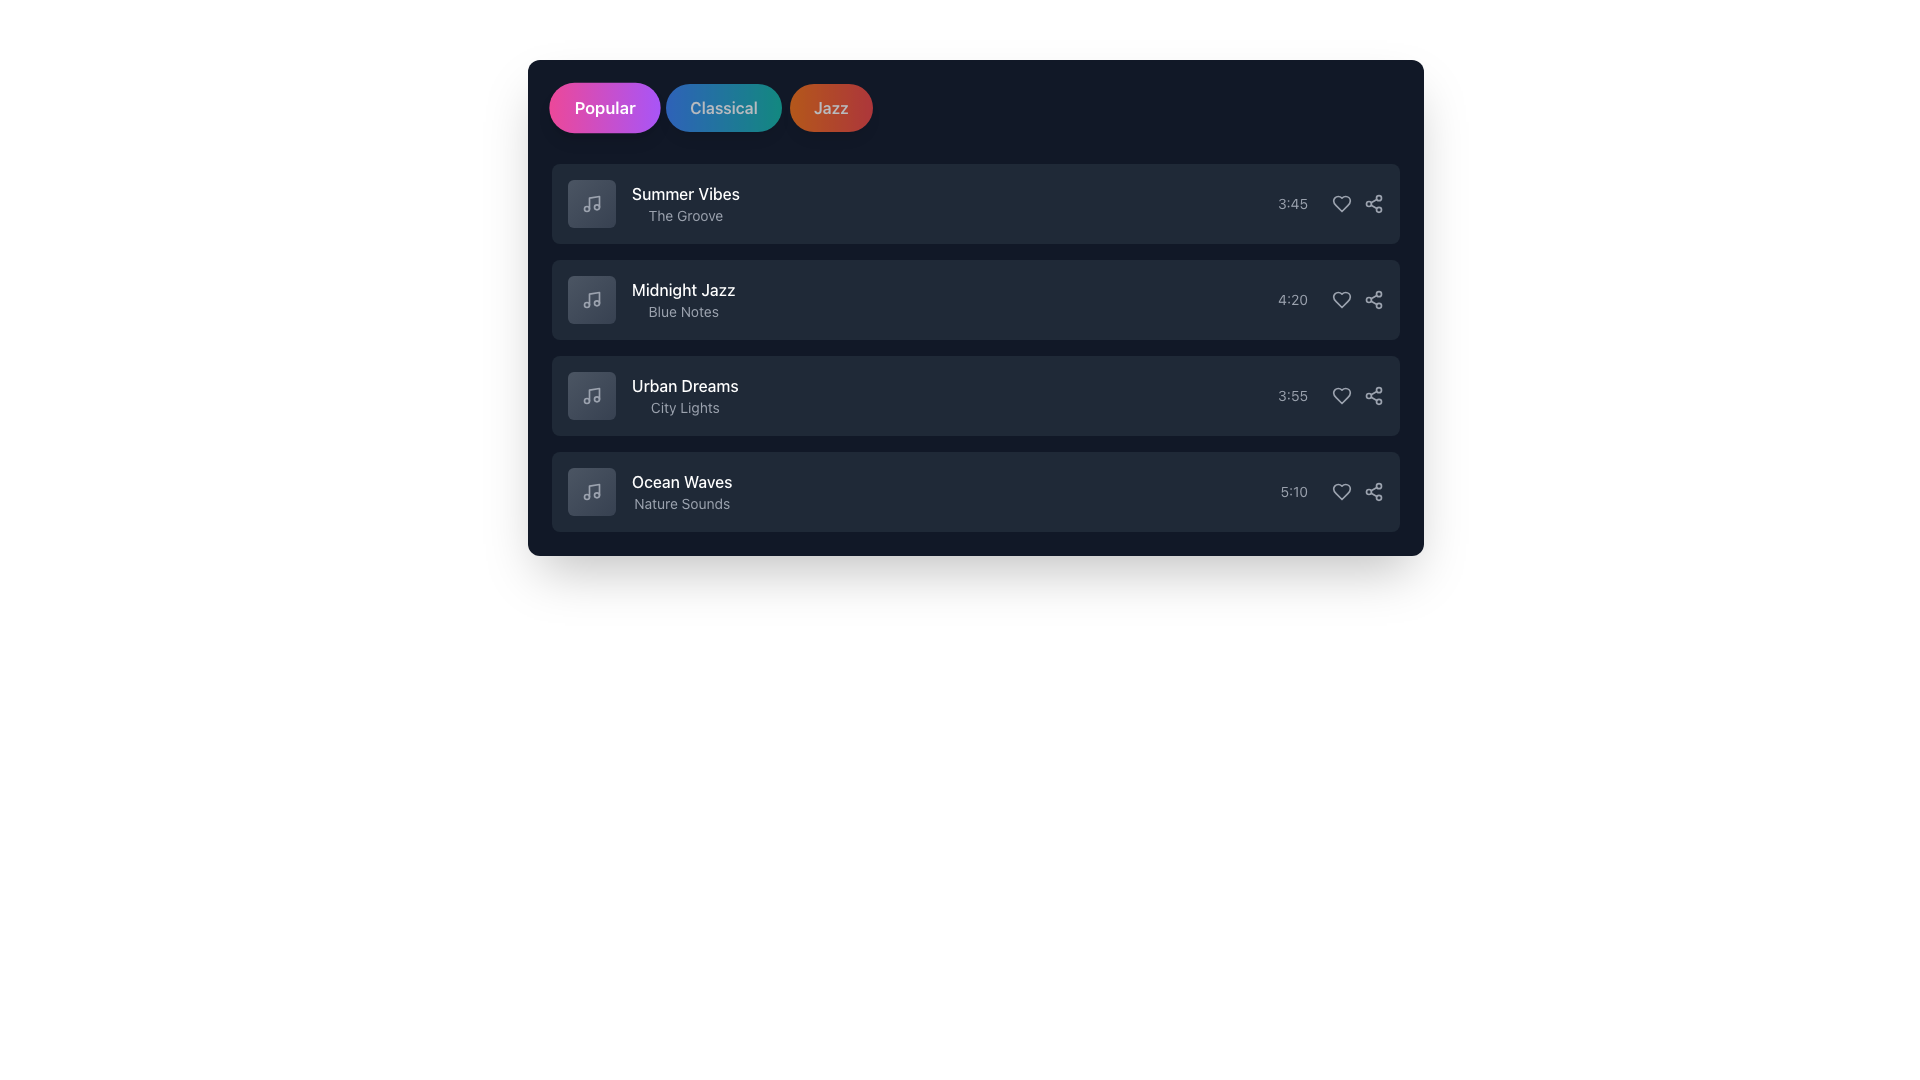 This screenshot has height=1080, width=1920. What do you see at coordinates (590, 300) in the screenshot?
I see `design details of the musical note icon, which is a square with rounded corners and a gradient background, located in the 'Midnight Jazz' row` at bounding box center [590, 300].